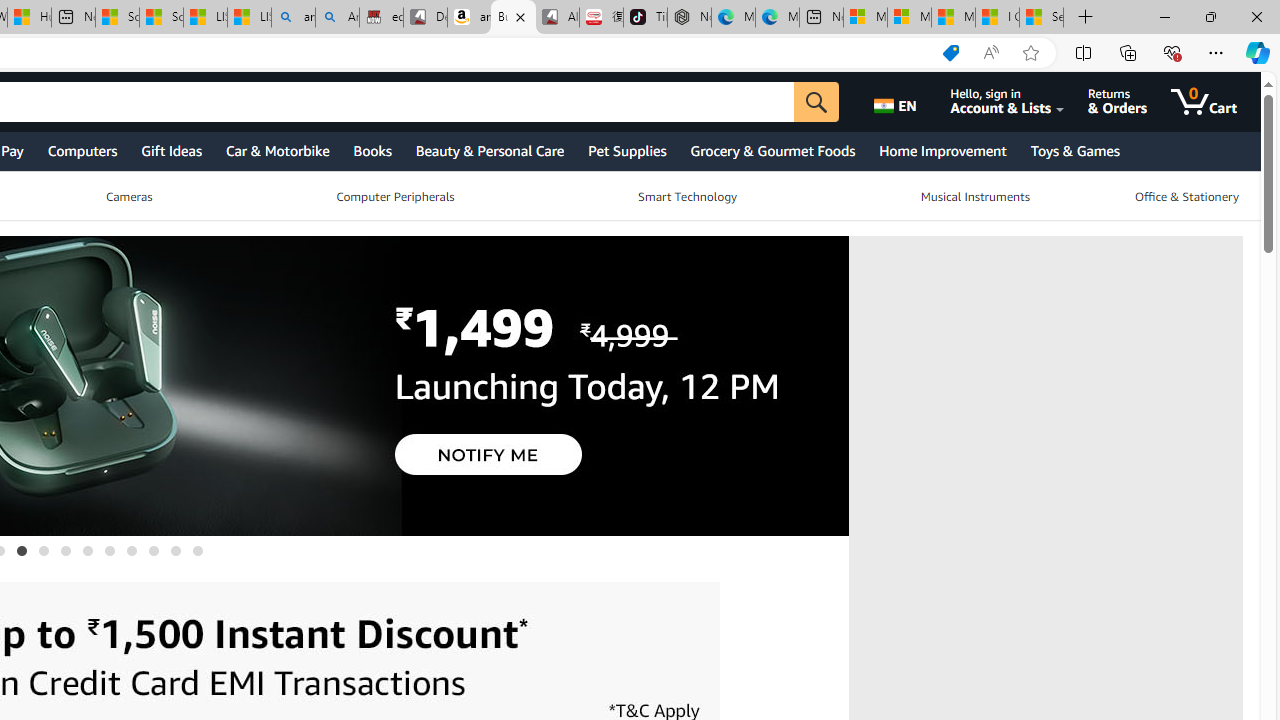  Describe the element at coordinates (1018, 101) in the screenshot. I see `'Hello, sign in Account & Lists'` at that location.